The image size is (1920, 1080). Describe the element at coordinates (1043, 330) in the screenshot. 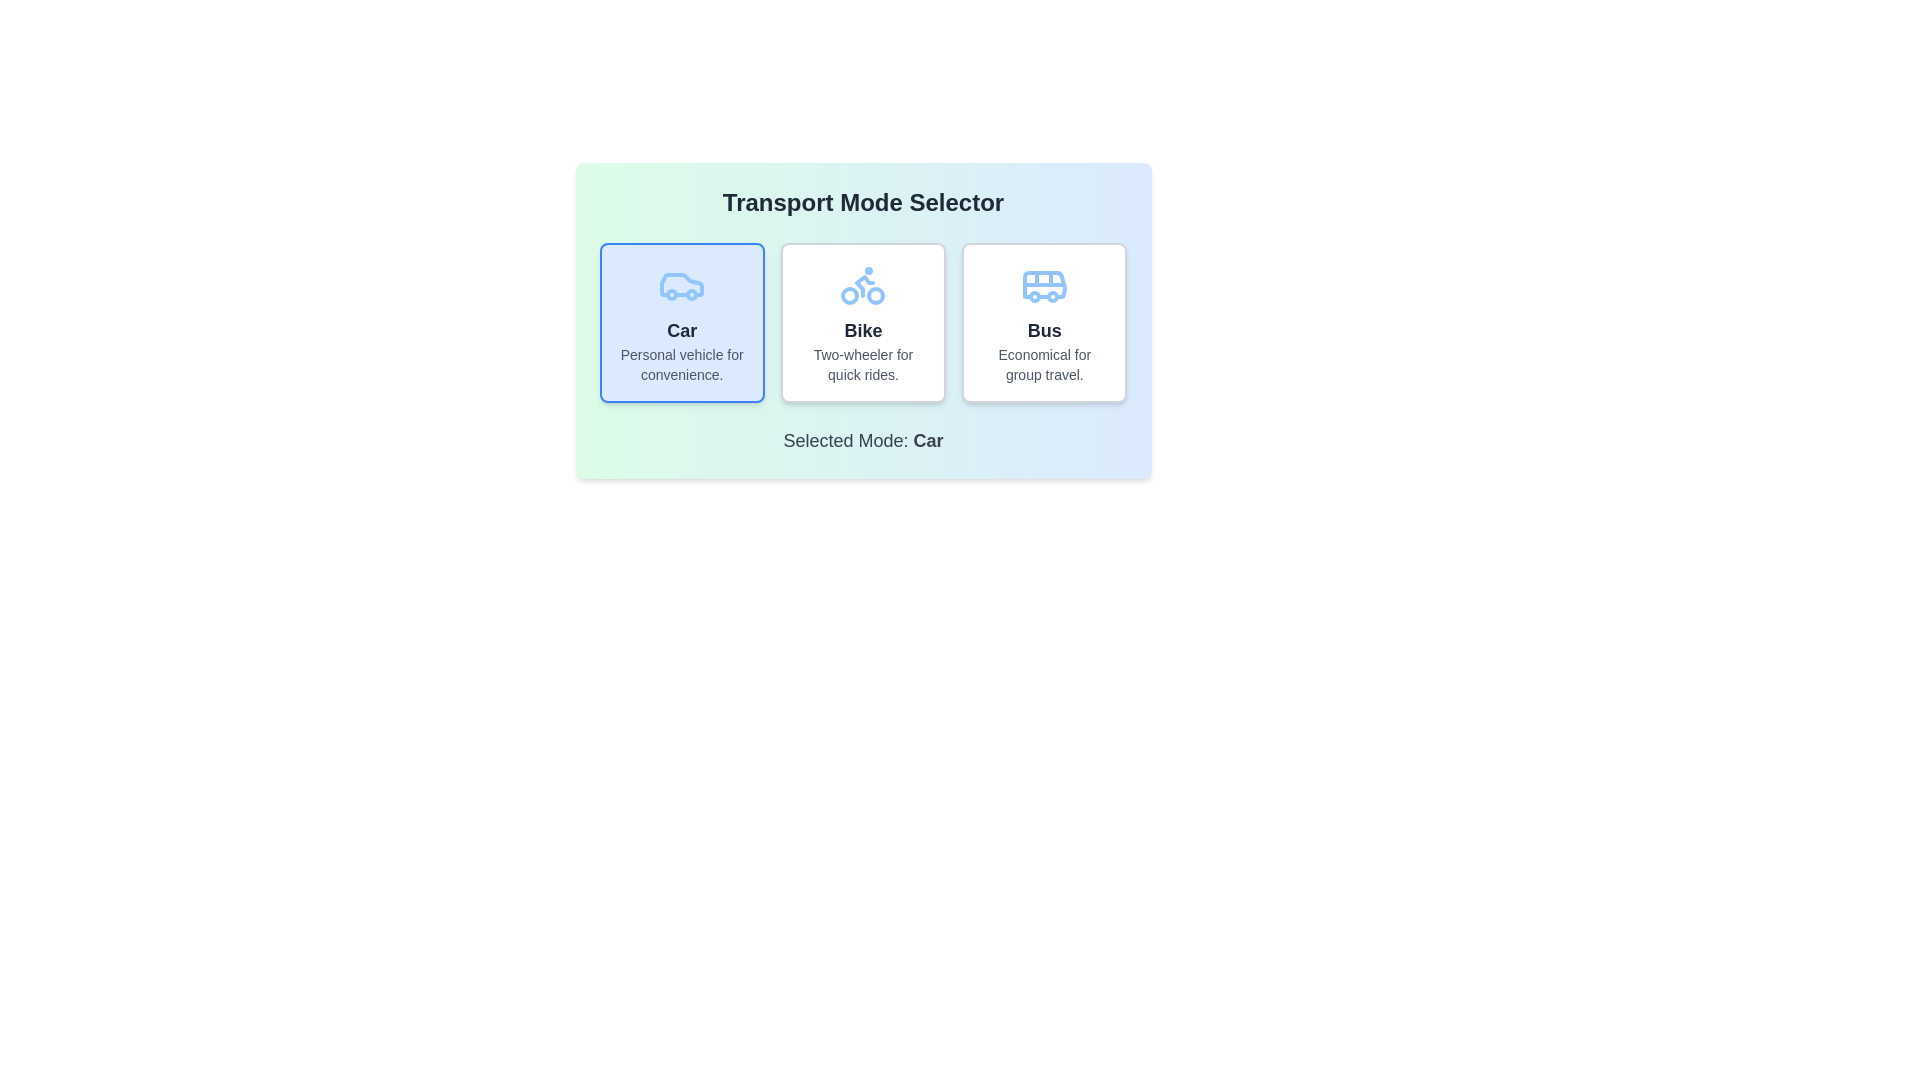

I see `text of the prominent text label displaying 'Bus', which is located in the rightmost card above the description 'Economical for group travel.' and below the blue bus icon` at that location.